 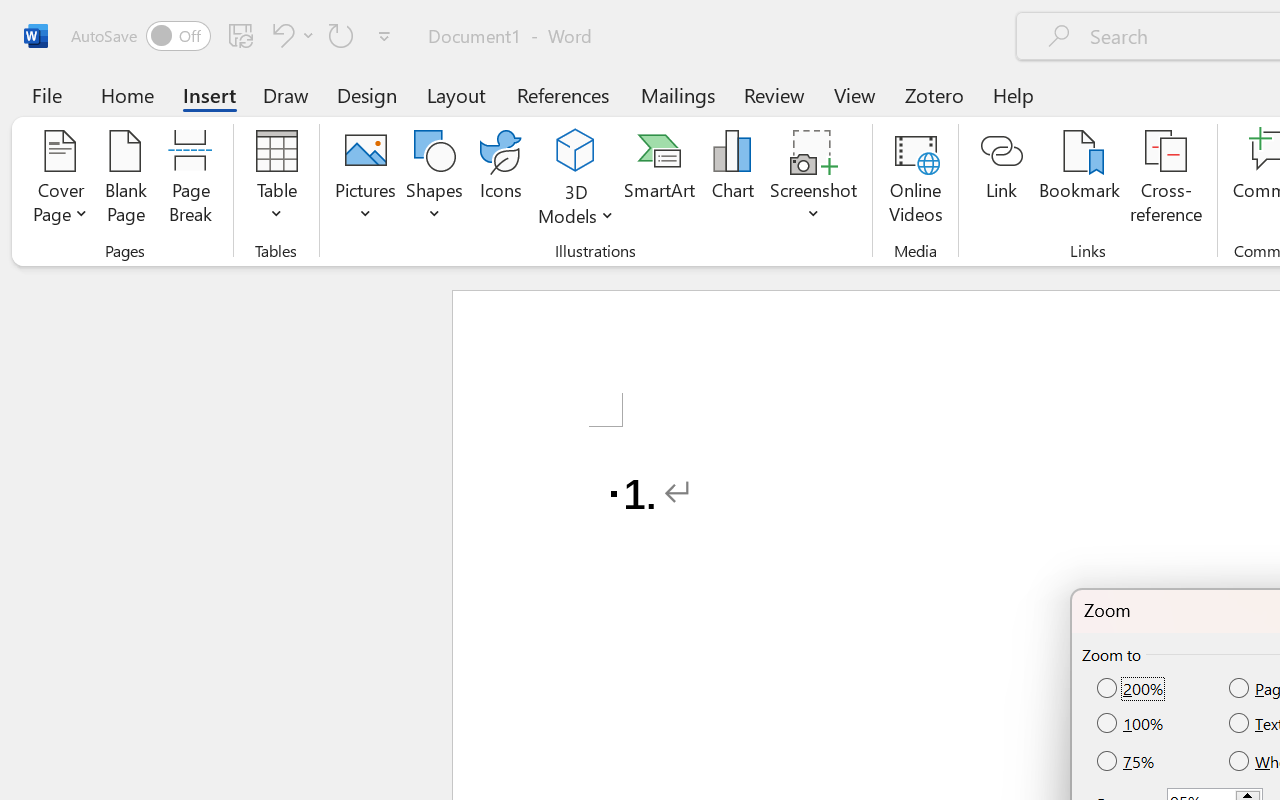 I want to click on 'Cross-reference...', so click(x=1166, y=179).